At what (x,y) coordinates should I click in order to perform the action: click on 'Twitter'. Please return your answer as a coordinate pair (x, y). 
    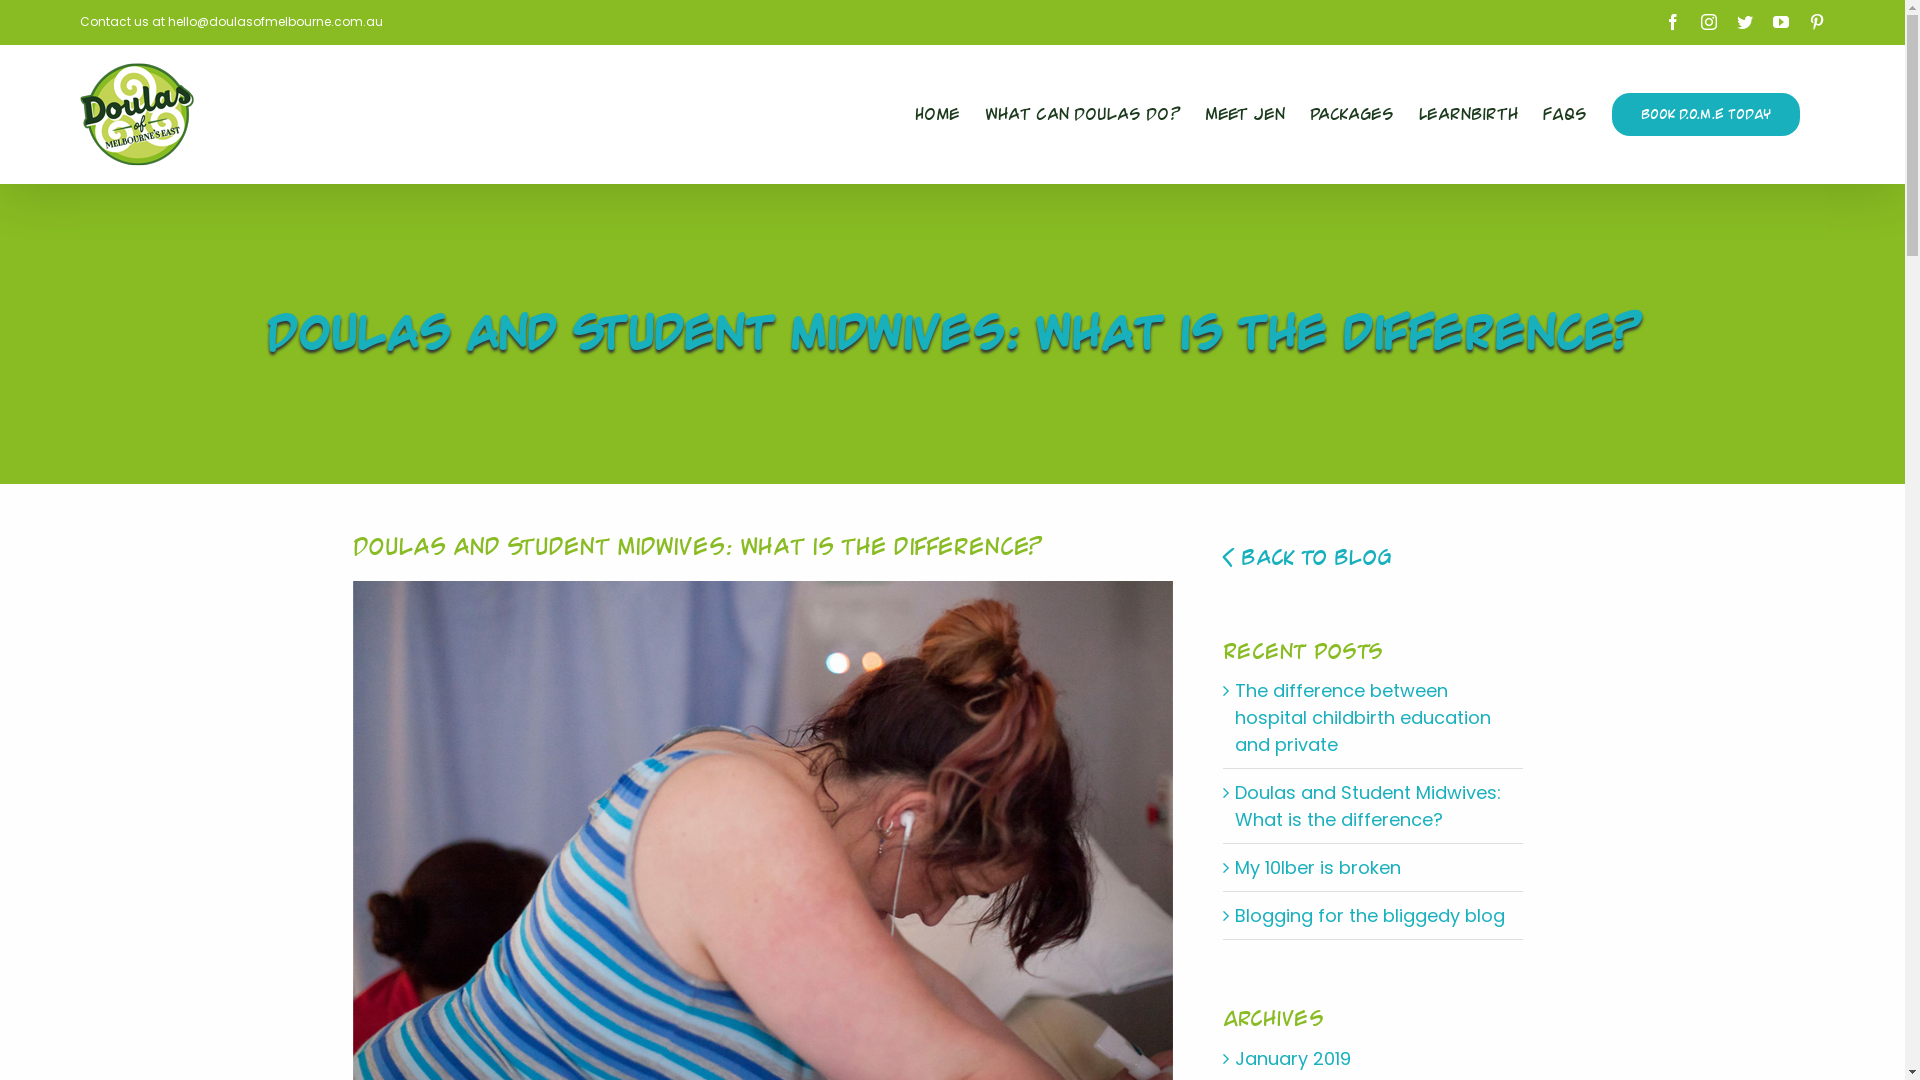
    Looking at the image, I should click on (1744, 22).